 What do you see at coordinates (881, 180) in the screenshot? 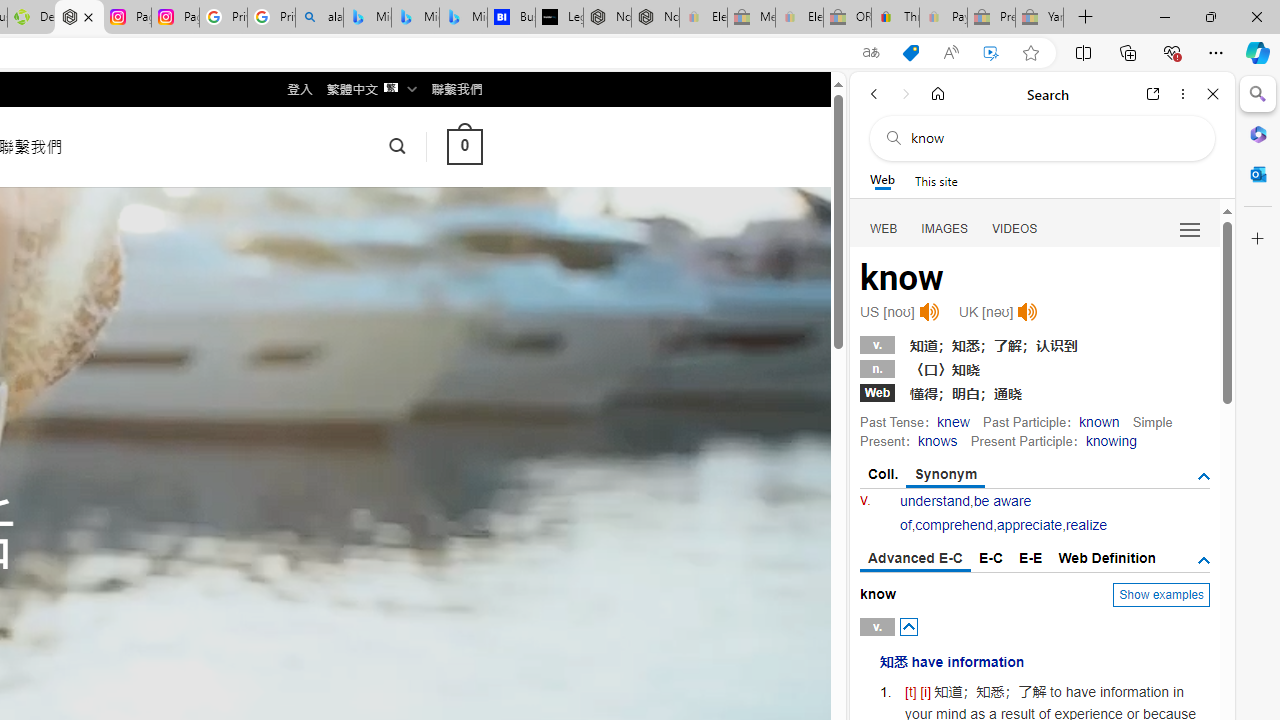
I see `'Web scope'` at bounding box center [881, 180].